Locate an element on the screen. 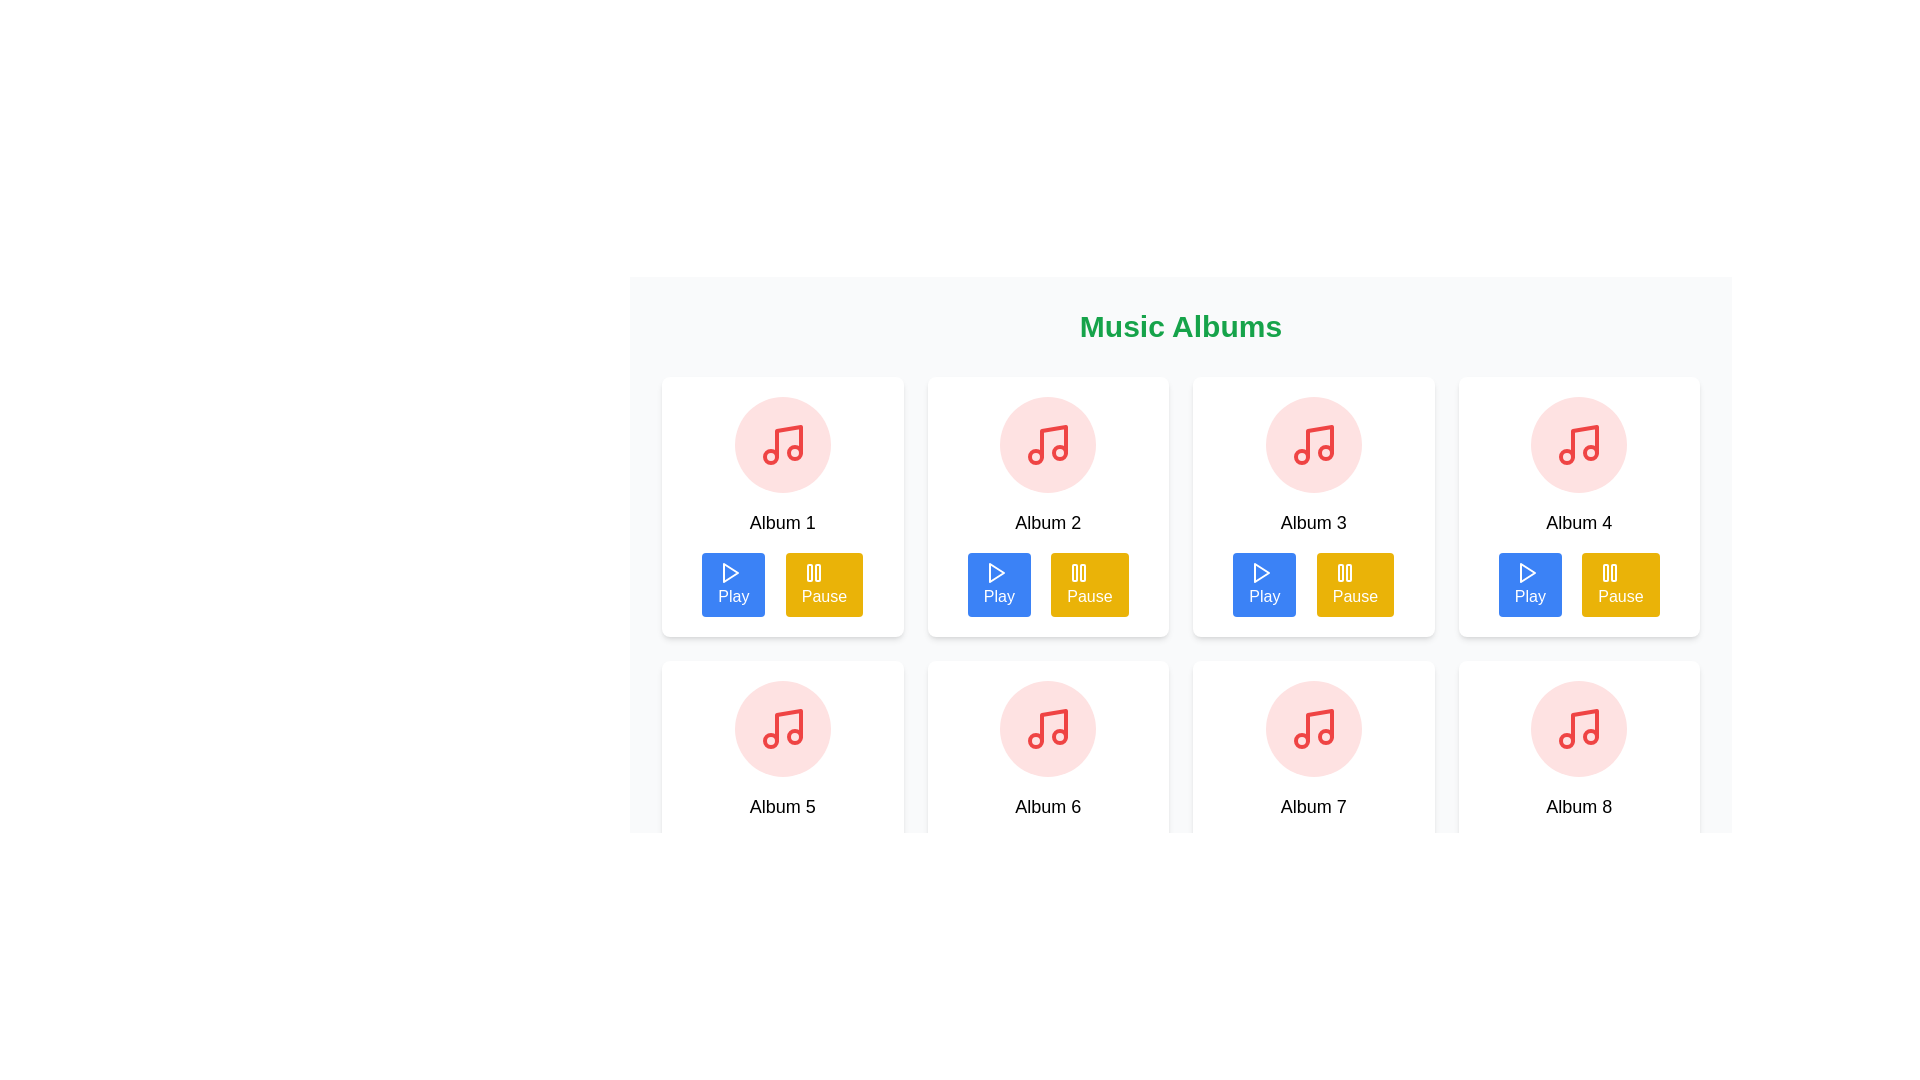  the 'Play' button located under the 'Album 3' section is located at coordinates (1263, 585).